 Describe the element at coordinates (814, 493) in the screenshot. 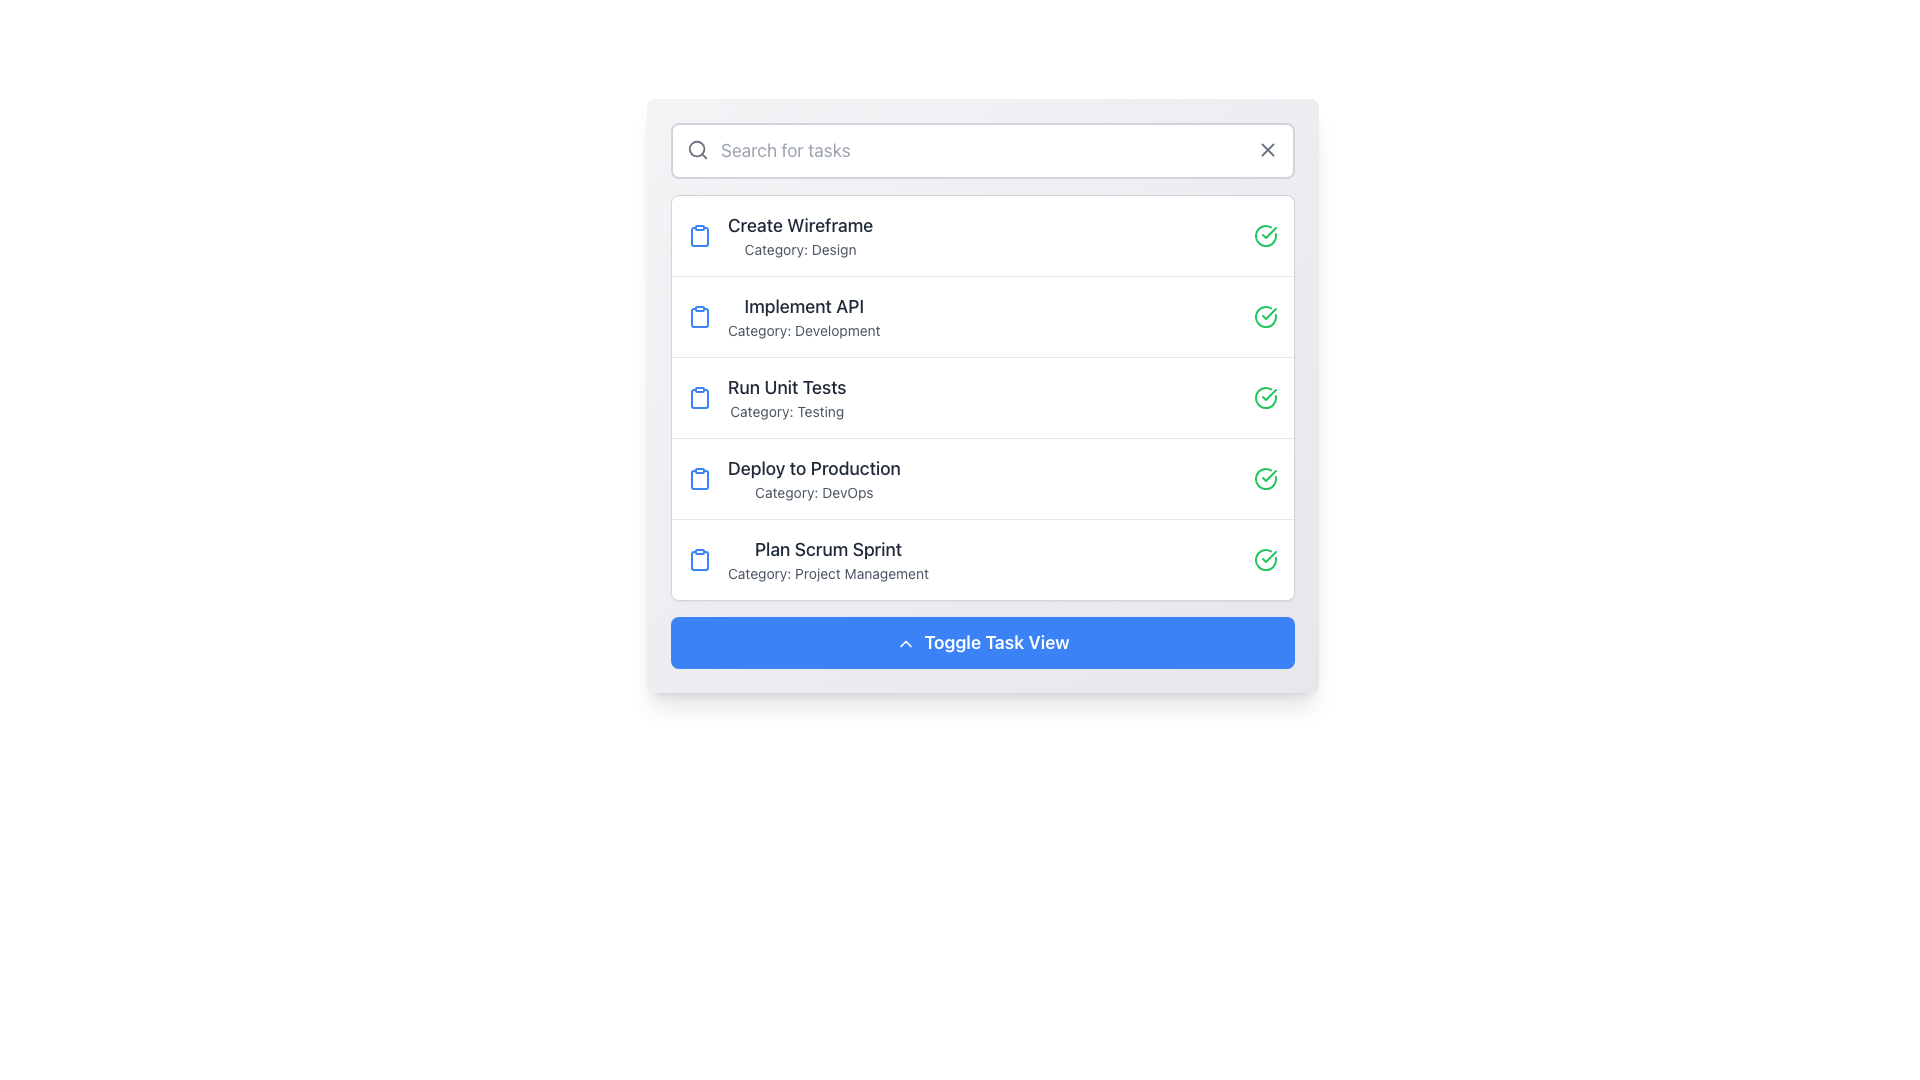

I see `the text label displaying 'Category: DevOps', which is located directly below the 'Deploy to Production' task title in the task list` at that location.